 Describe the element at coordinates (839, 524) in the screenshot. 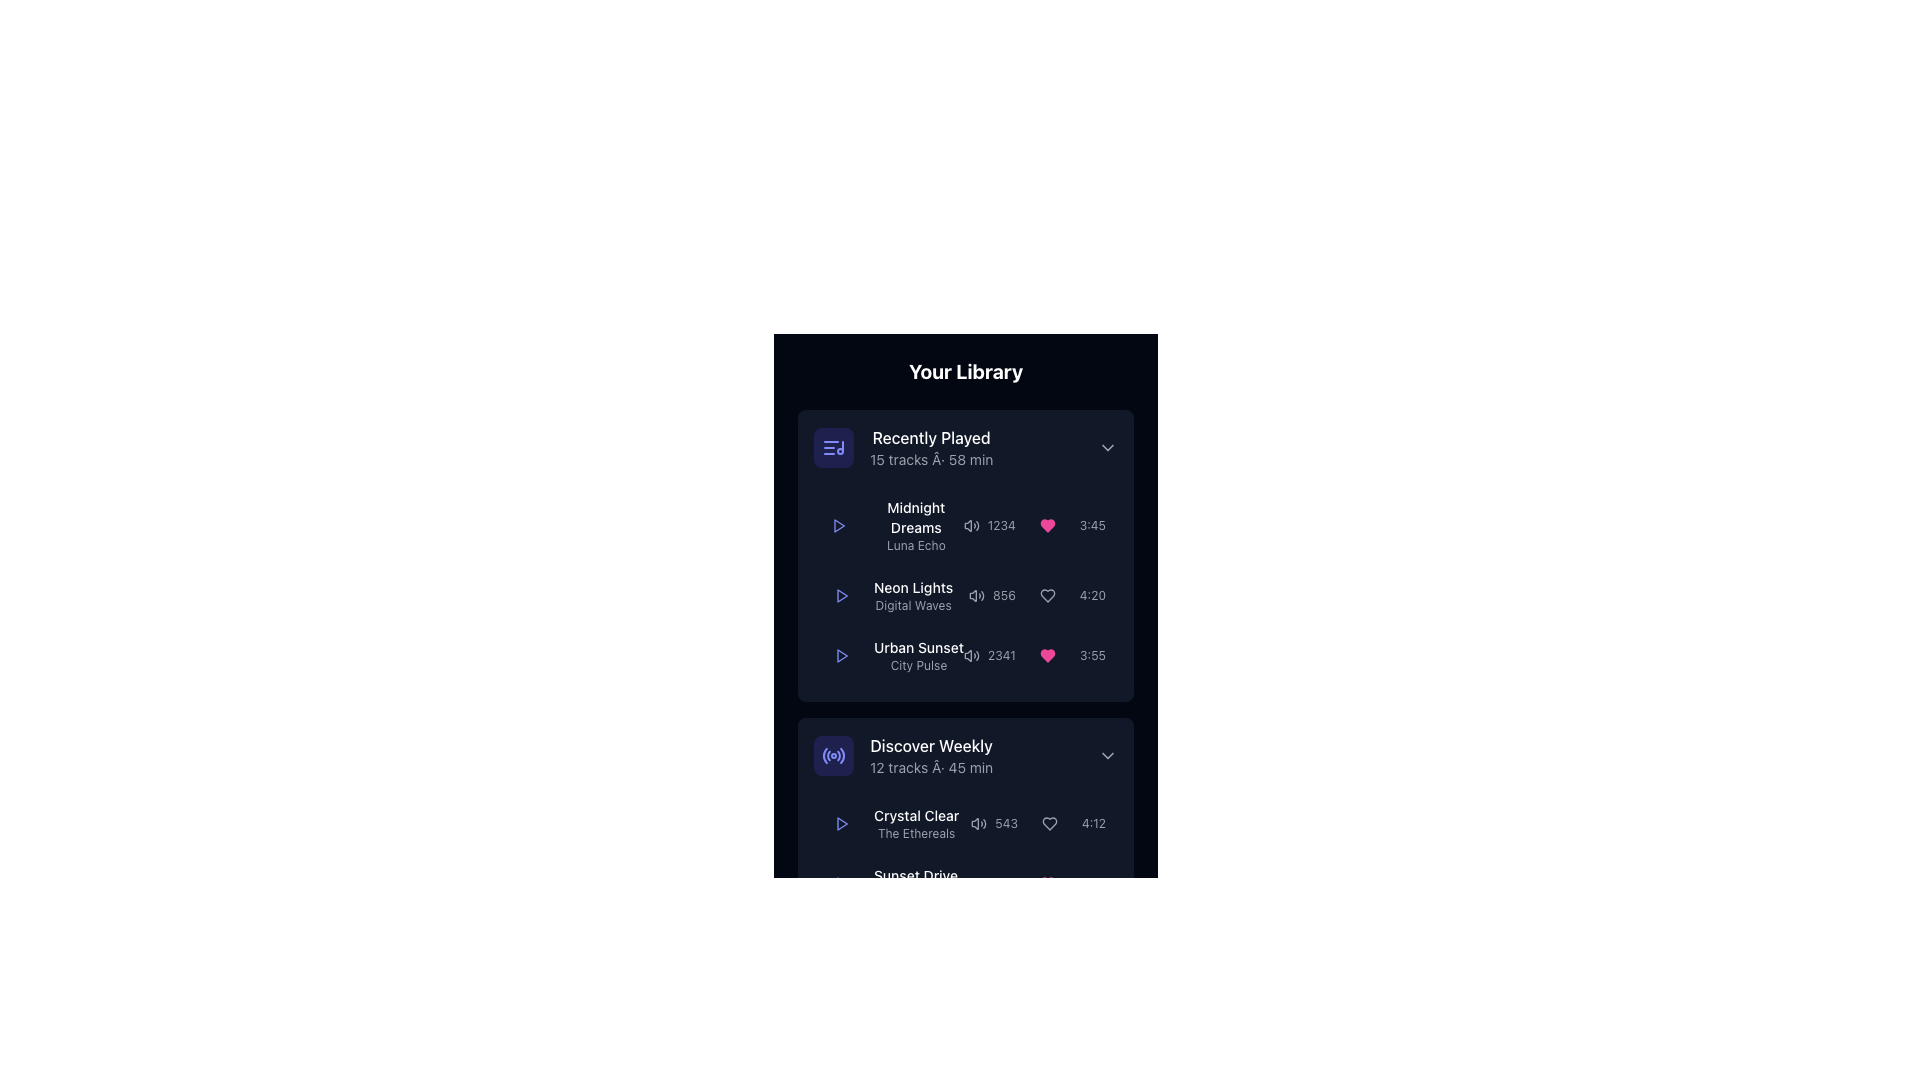

I see `the circular play button with a translucent indigo background and a triangular play icon to play the track 'Midnight Dreams'` at that location.